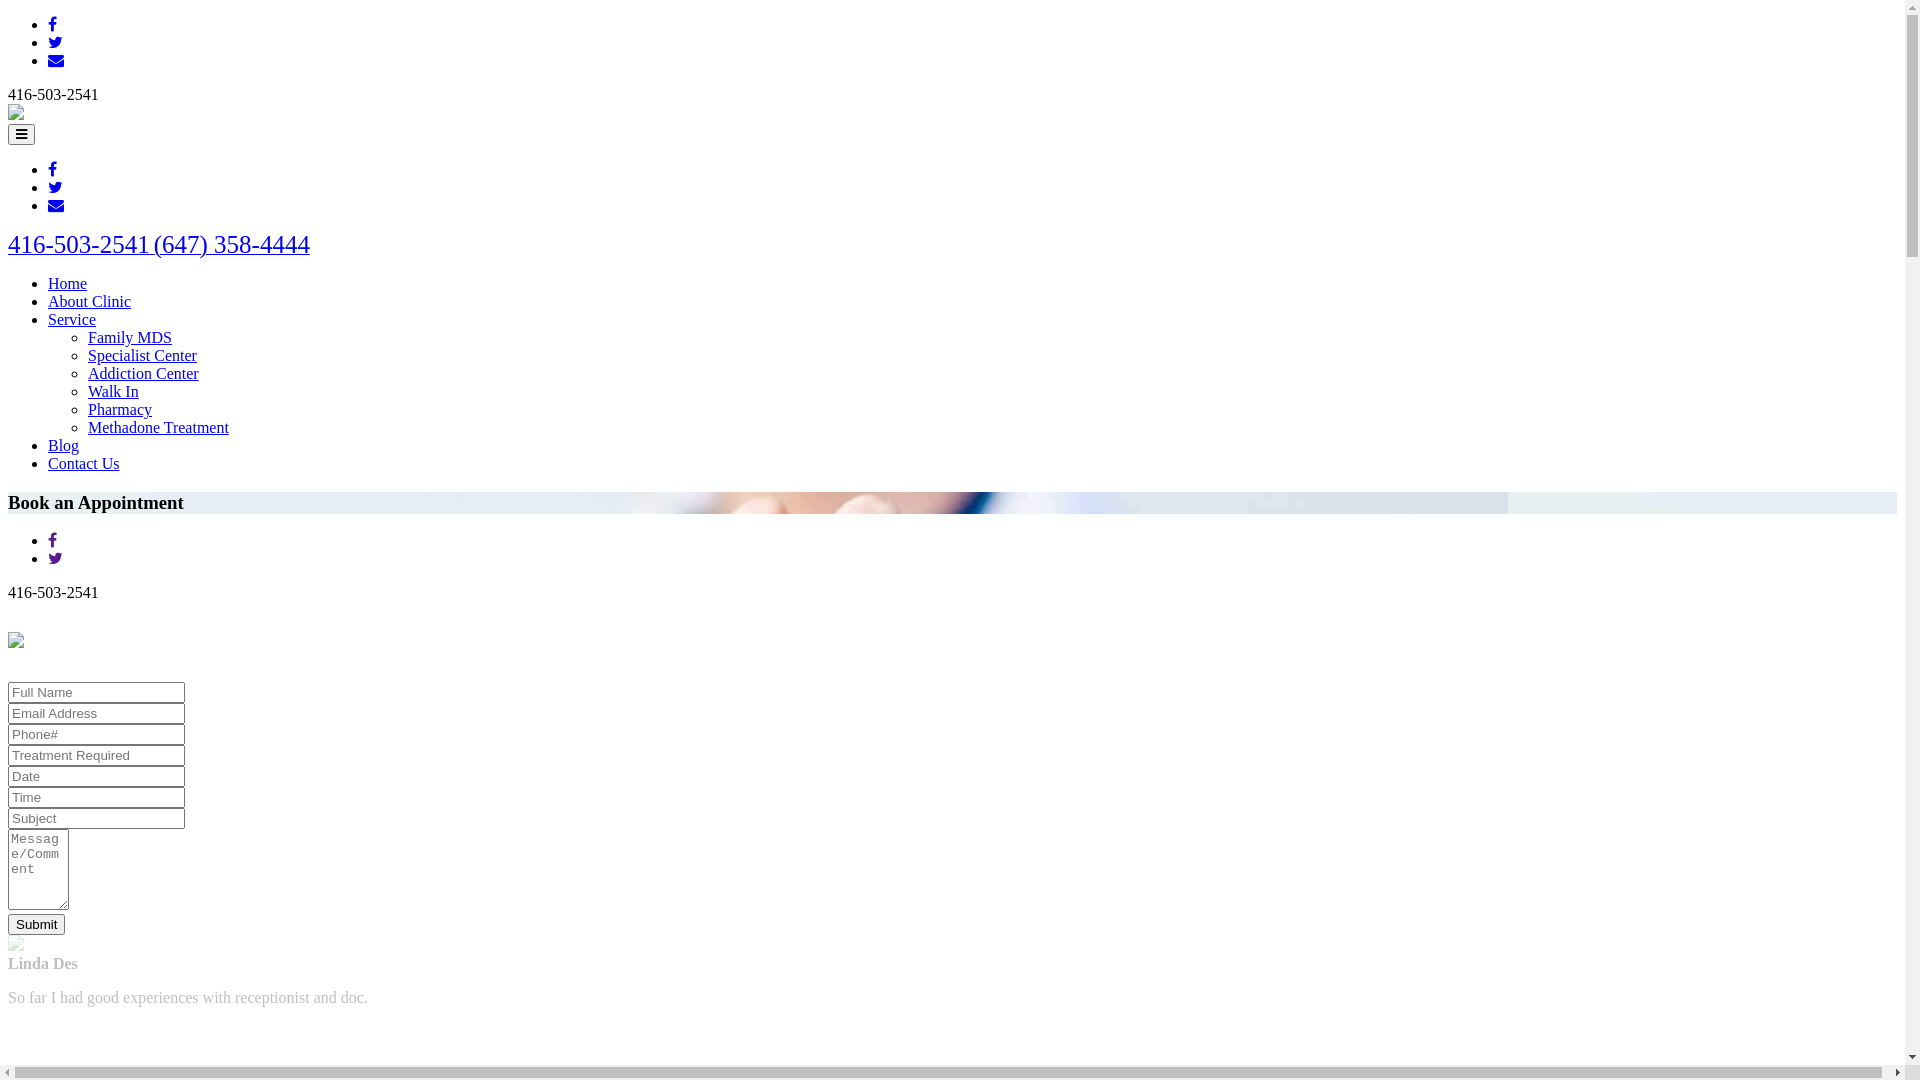 This screenshot has width=1920, height=1080. What do you see at coordinates (141, 354) in the screenshot?
I see `'Specialist Center'` at bounding box center [141, 354].